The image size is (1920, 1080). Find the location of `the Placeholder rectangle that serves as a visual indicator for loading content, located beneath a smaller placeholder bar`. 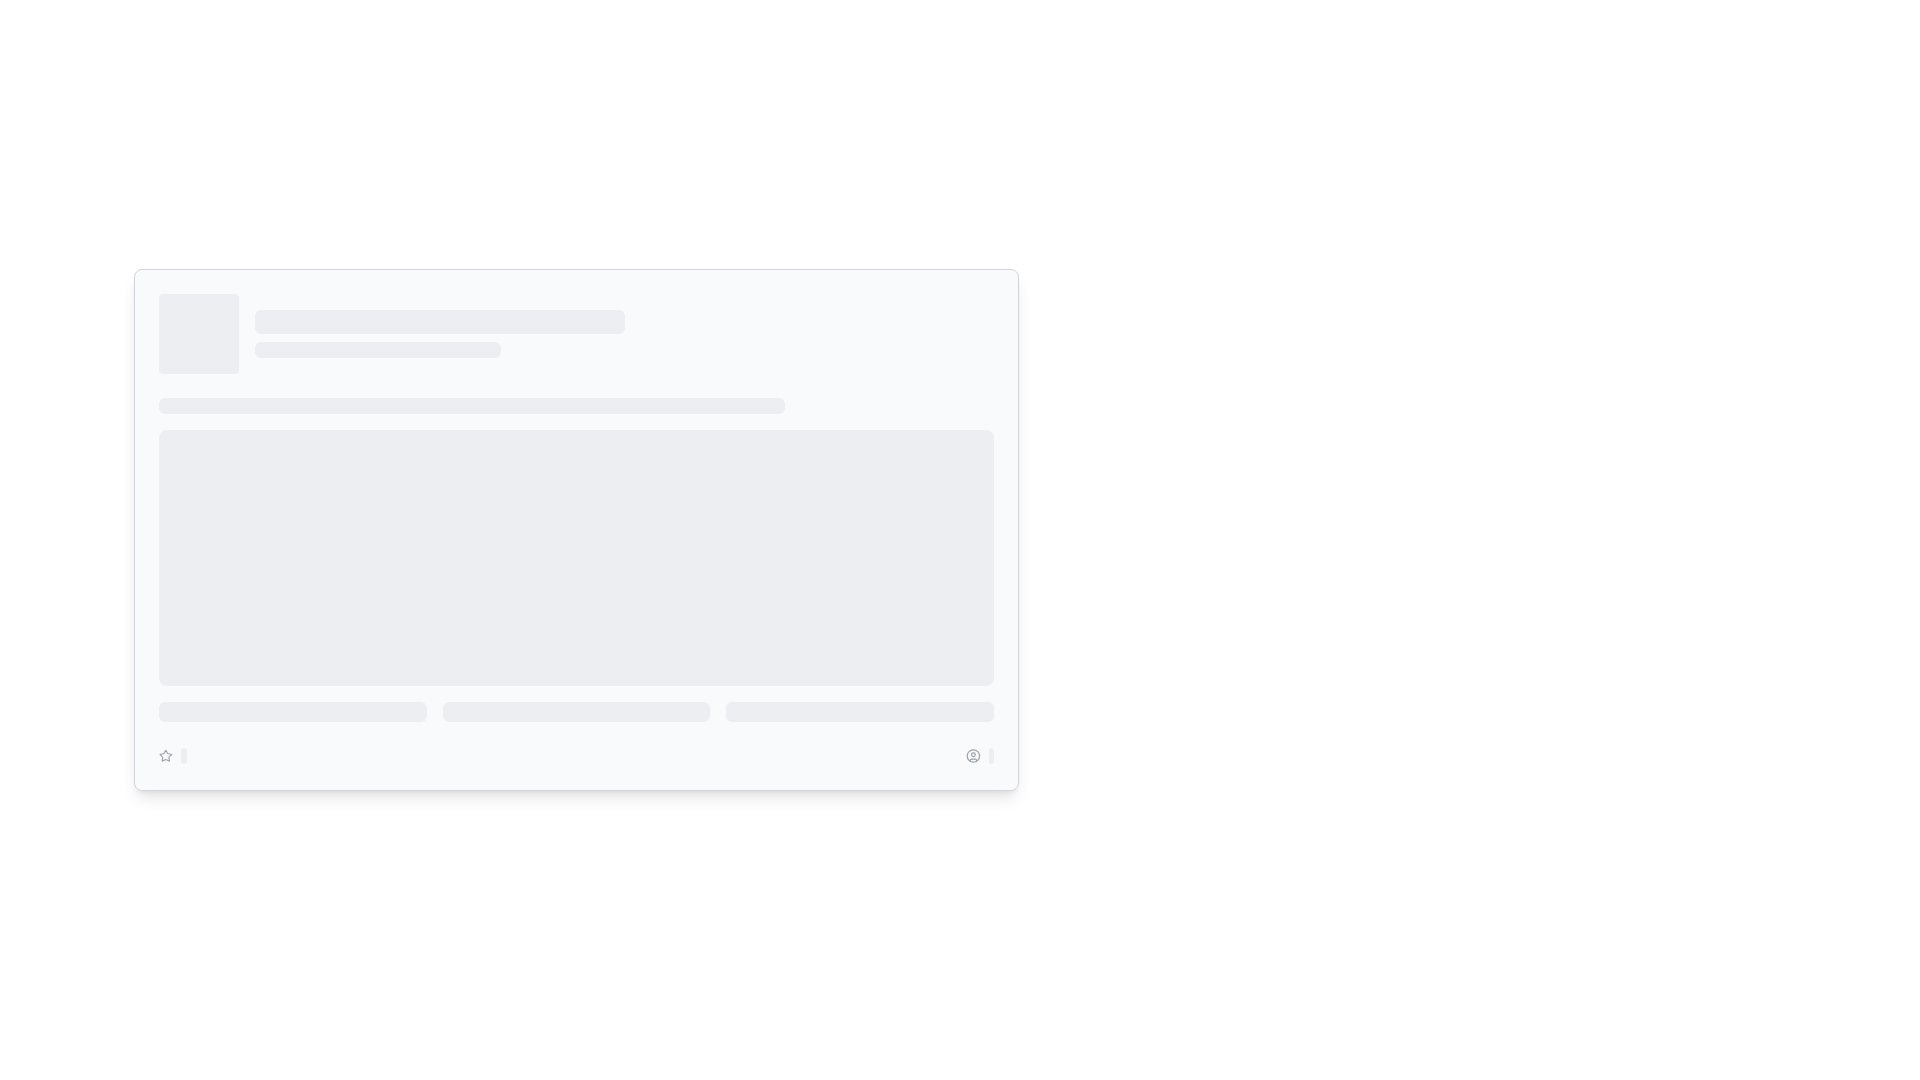

the Placeholder rectangle that serves as a visual indicator for loading content, located beneath a smaller placeholder bar is located at coordinates (575, 558).